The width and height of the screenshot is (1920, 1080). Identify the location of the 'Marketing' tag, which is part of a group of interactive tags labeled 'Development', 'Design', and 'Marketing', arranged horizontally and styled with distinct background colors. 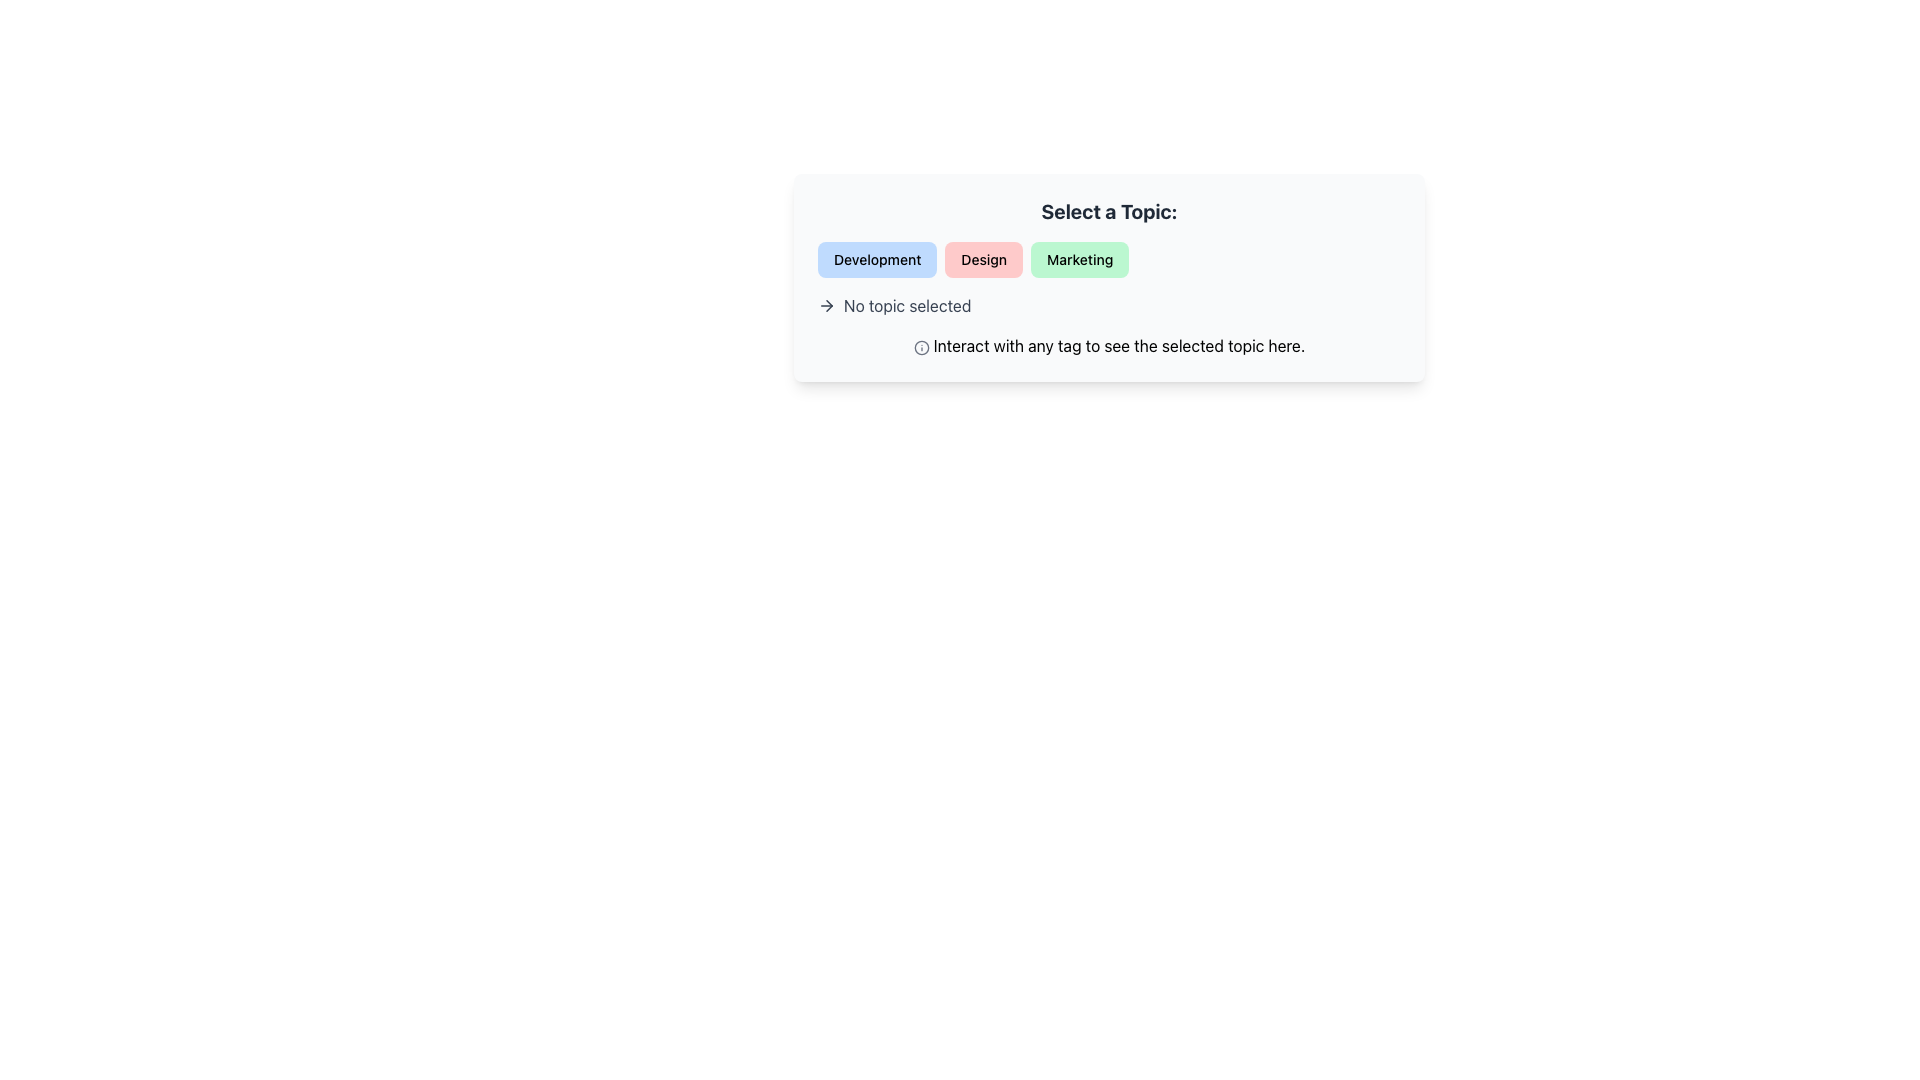
(1108, 258).